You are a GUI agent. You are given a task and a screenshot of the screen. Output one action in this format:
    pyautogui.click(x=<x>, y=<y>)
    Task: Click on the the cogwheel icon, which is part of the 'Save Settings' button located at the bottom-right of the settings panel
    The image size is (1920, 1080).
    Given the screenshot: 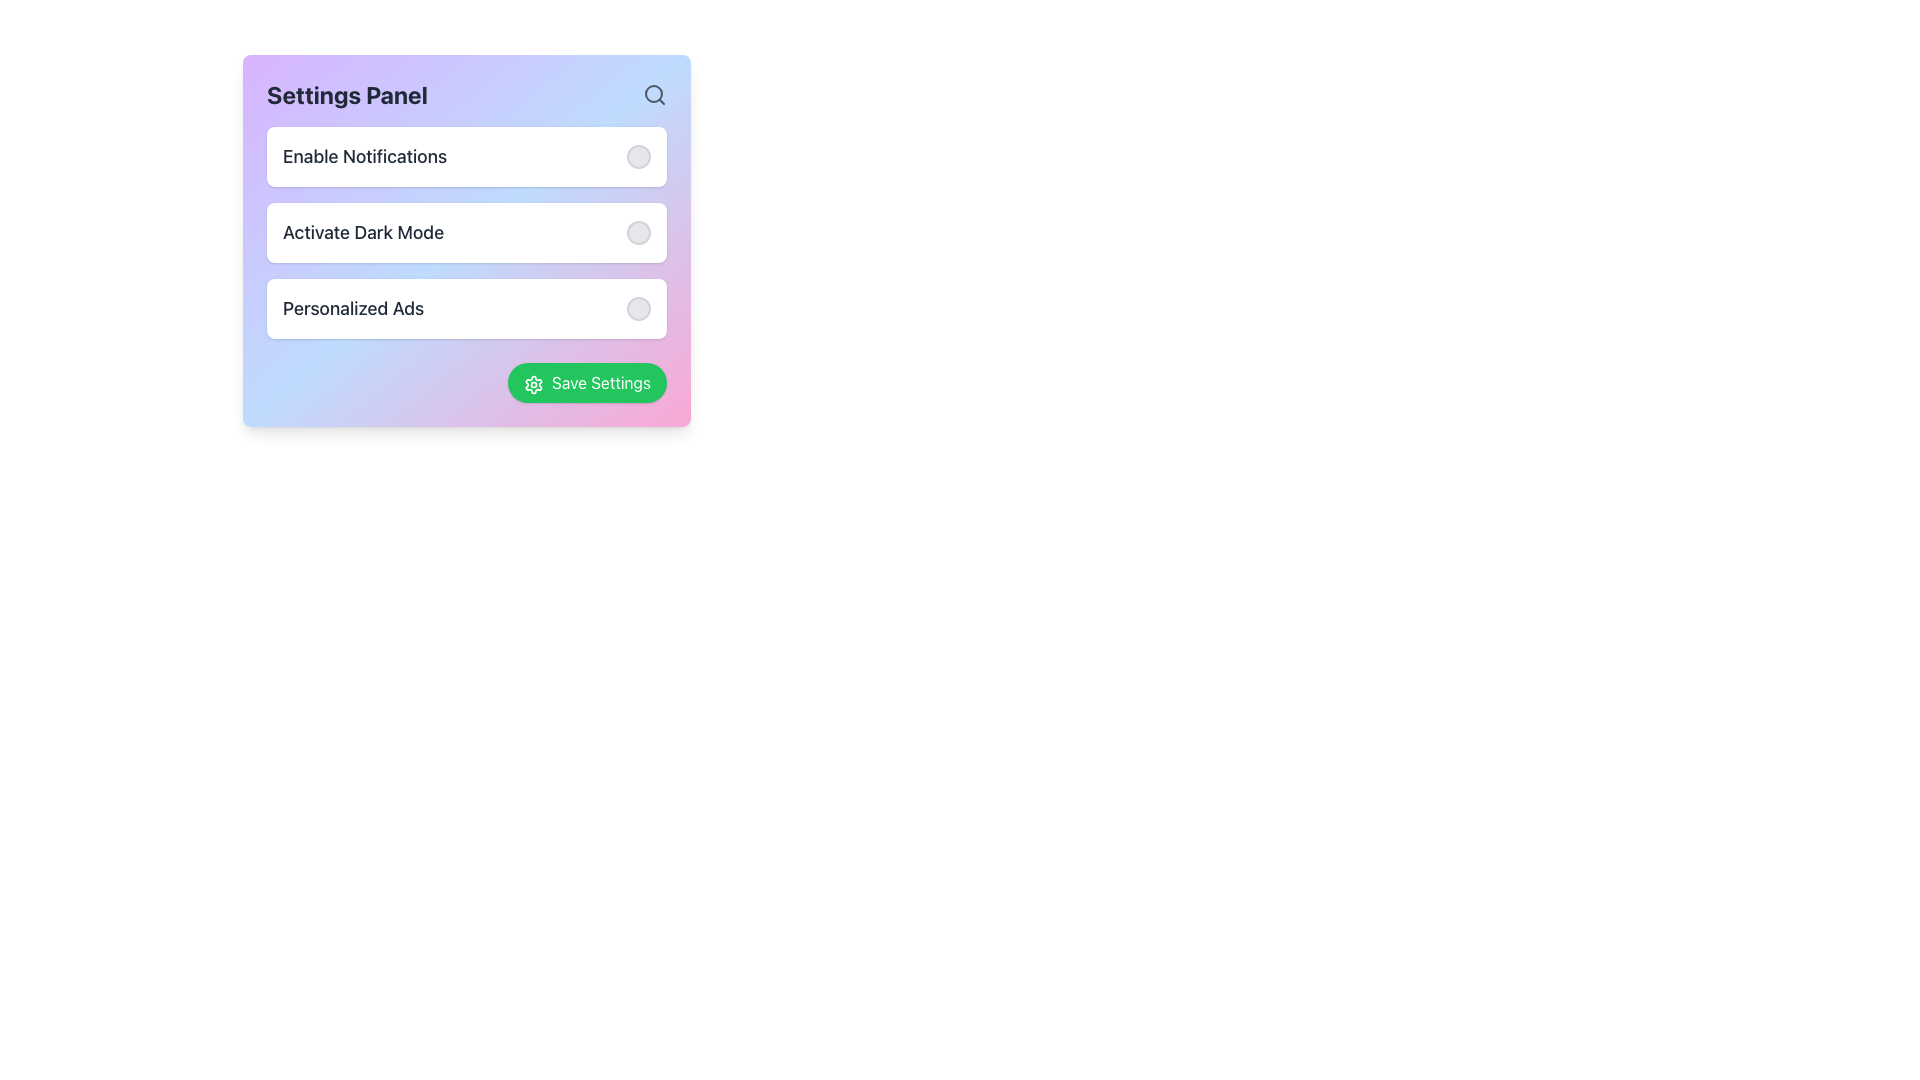 What is the action you would take?
    pyautogui.click(x=533, y=384)
    